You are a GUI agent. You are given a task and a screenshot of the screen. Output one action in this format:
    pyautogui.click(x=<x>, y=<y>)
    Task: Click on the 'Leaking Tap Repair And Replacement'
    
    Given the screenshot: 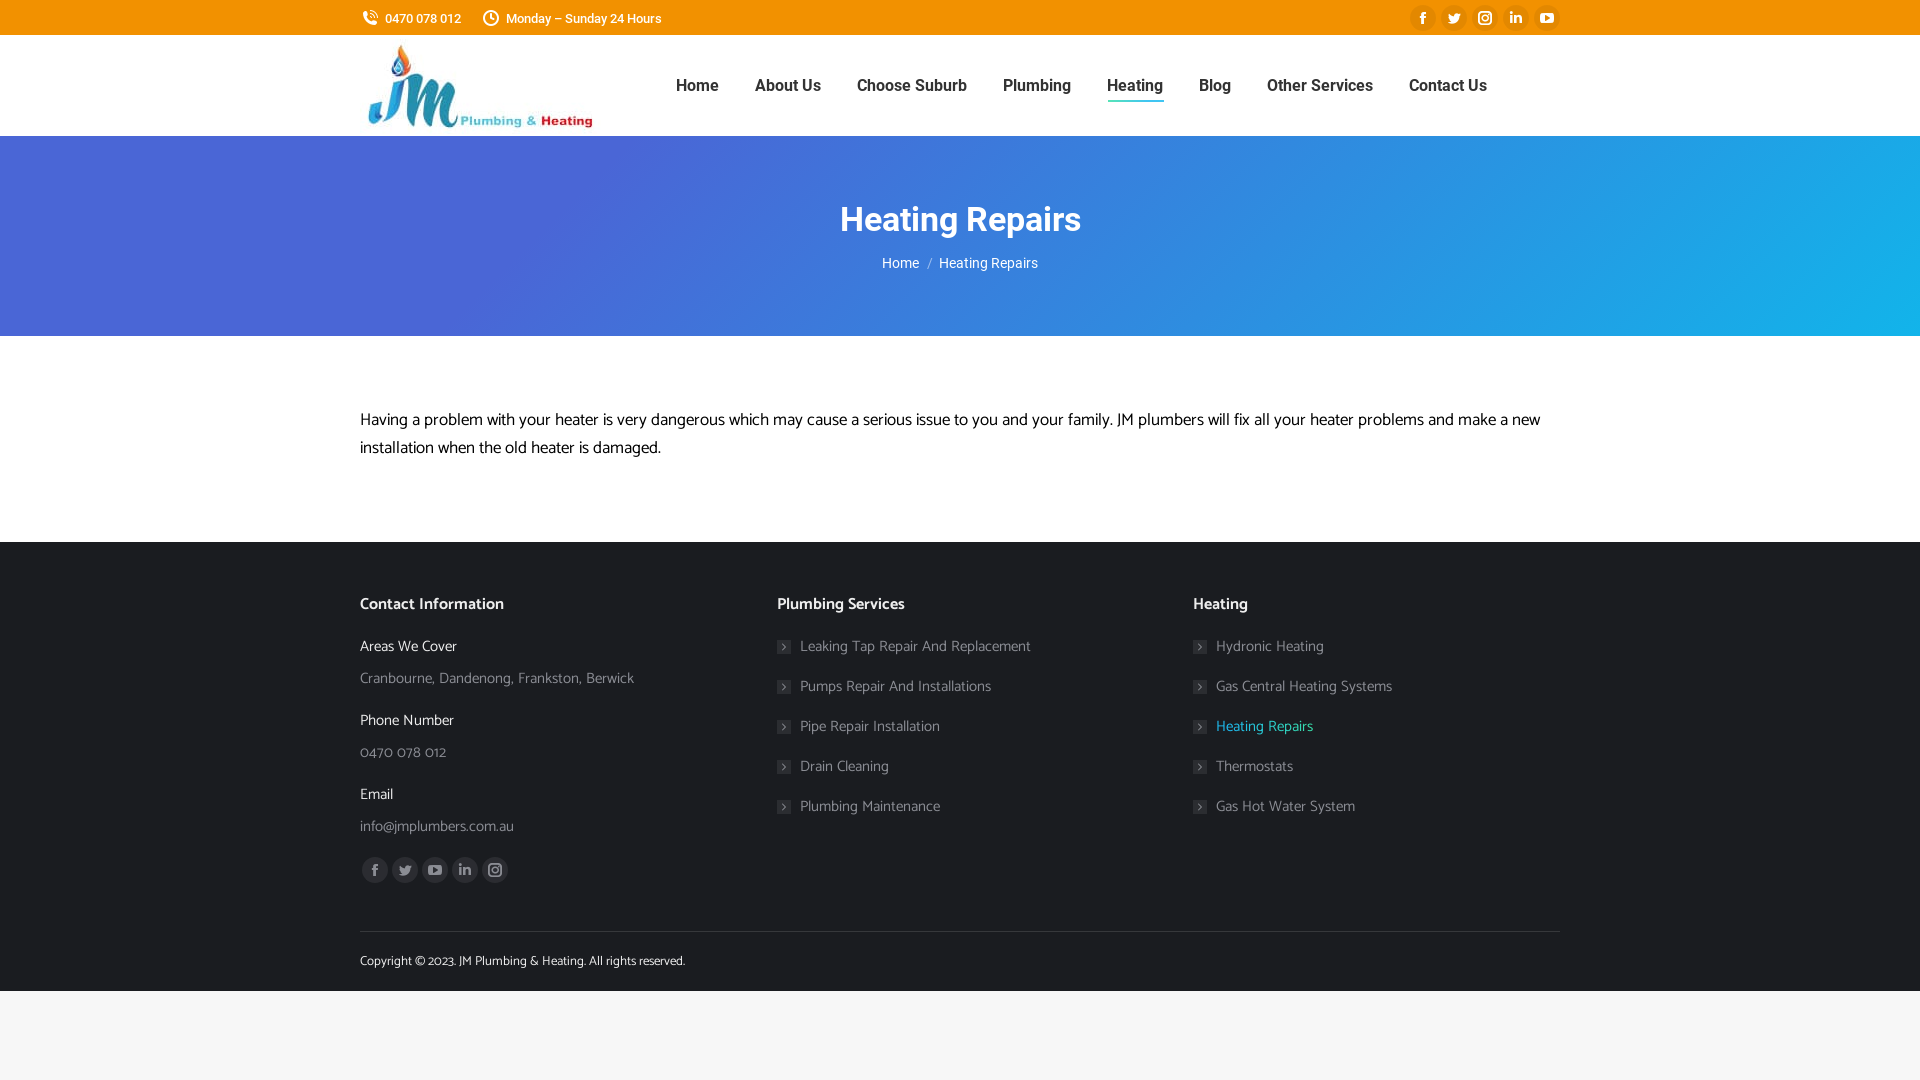 What is the action you would take?
    pyautogui.click(x=902, y=646)
    